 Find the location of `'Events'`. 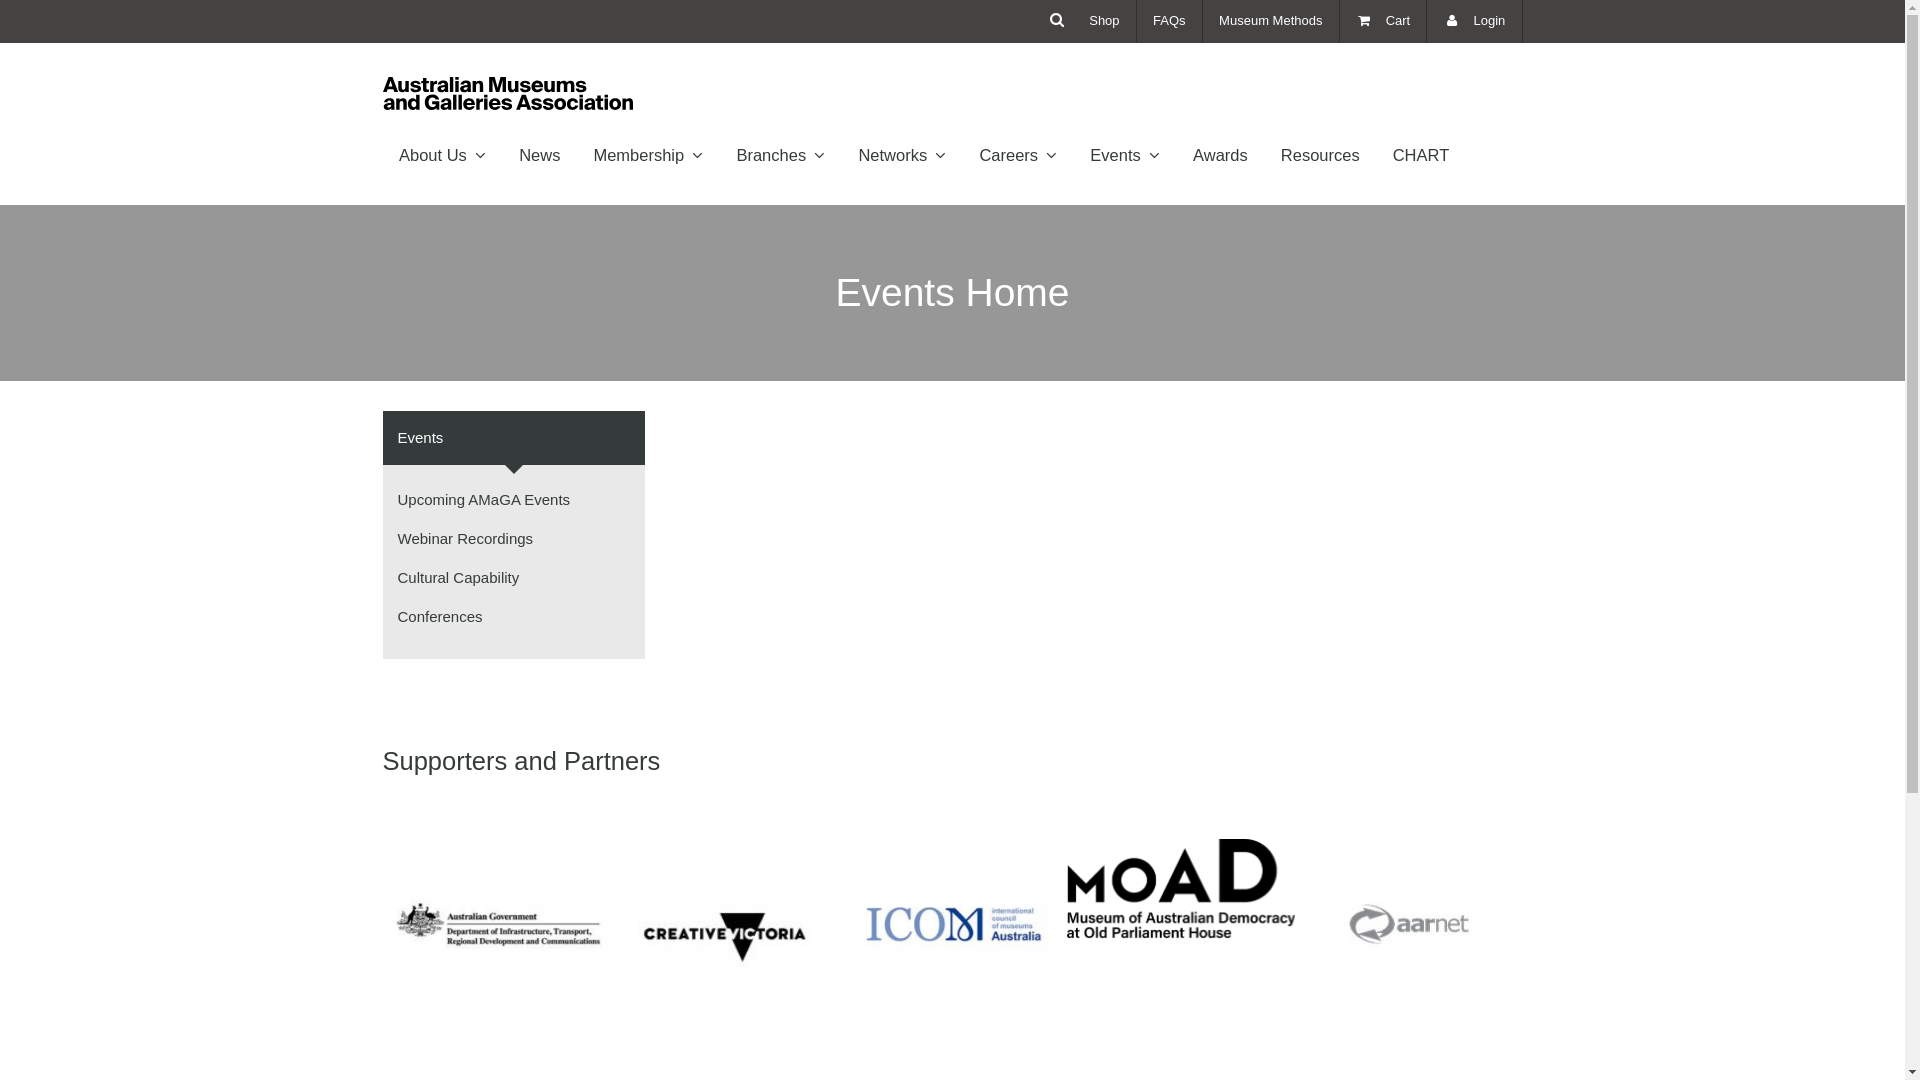

'Events' is located at coordinates (514, 437).